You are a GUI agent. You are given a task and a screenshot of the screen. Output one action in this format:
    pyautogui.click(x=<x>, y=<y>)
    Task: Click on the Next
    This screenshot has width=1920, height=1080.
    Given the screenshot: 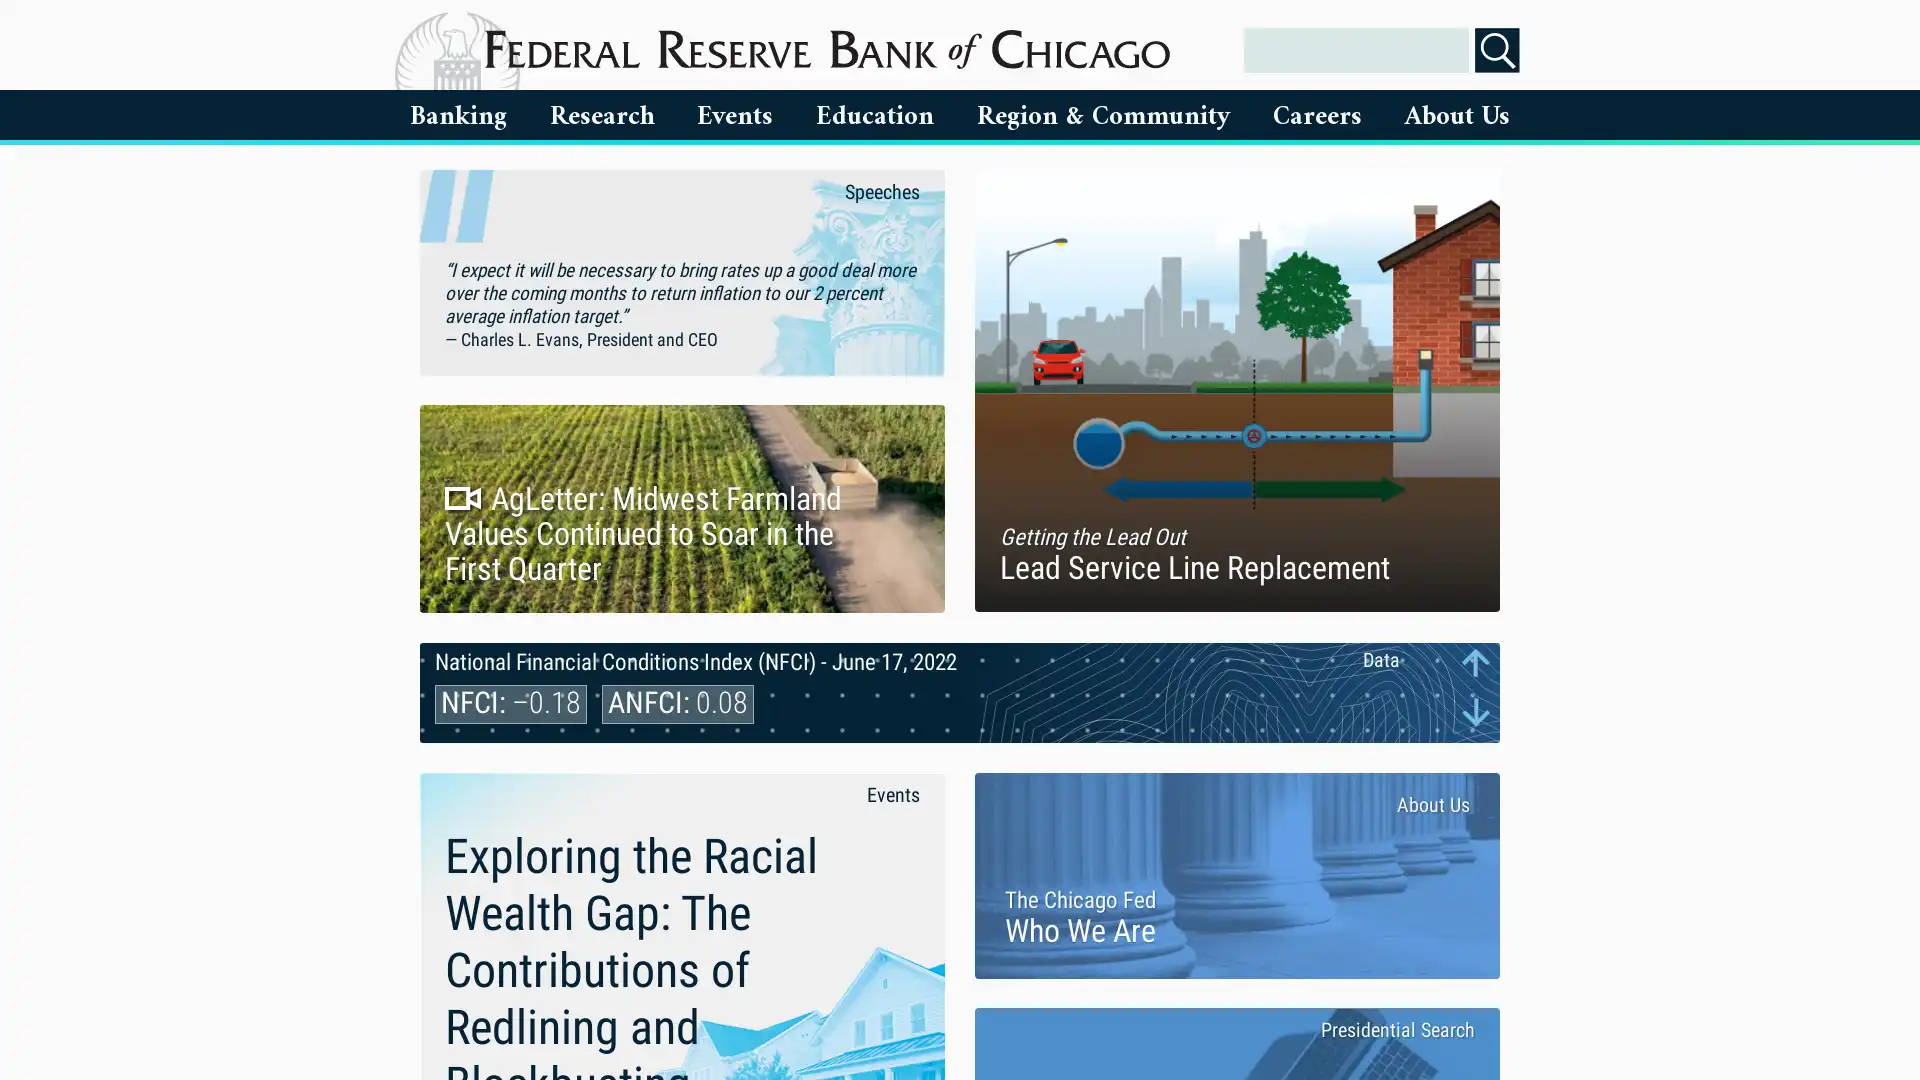 What is the action you would take?
    pyautogui.click(x=1476, y=710)
    